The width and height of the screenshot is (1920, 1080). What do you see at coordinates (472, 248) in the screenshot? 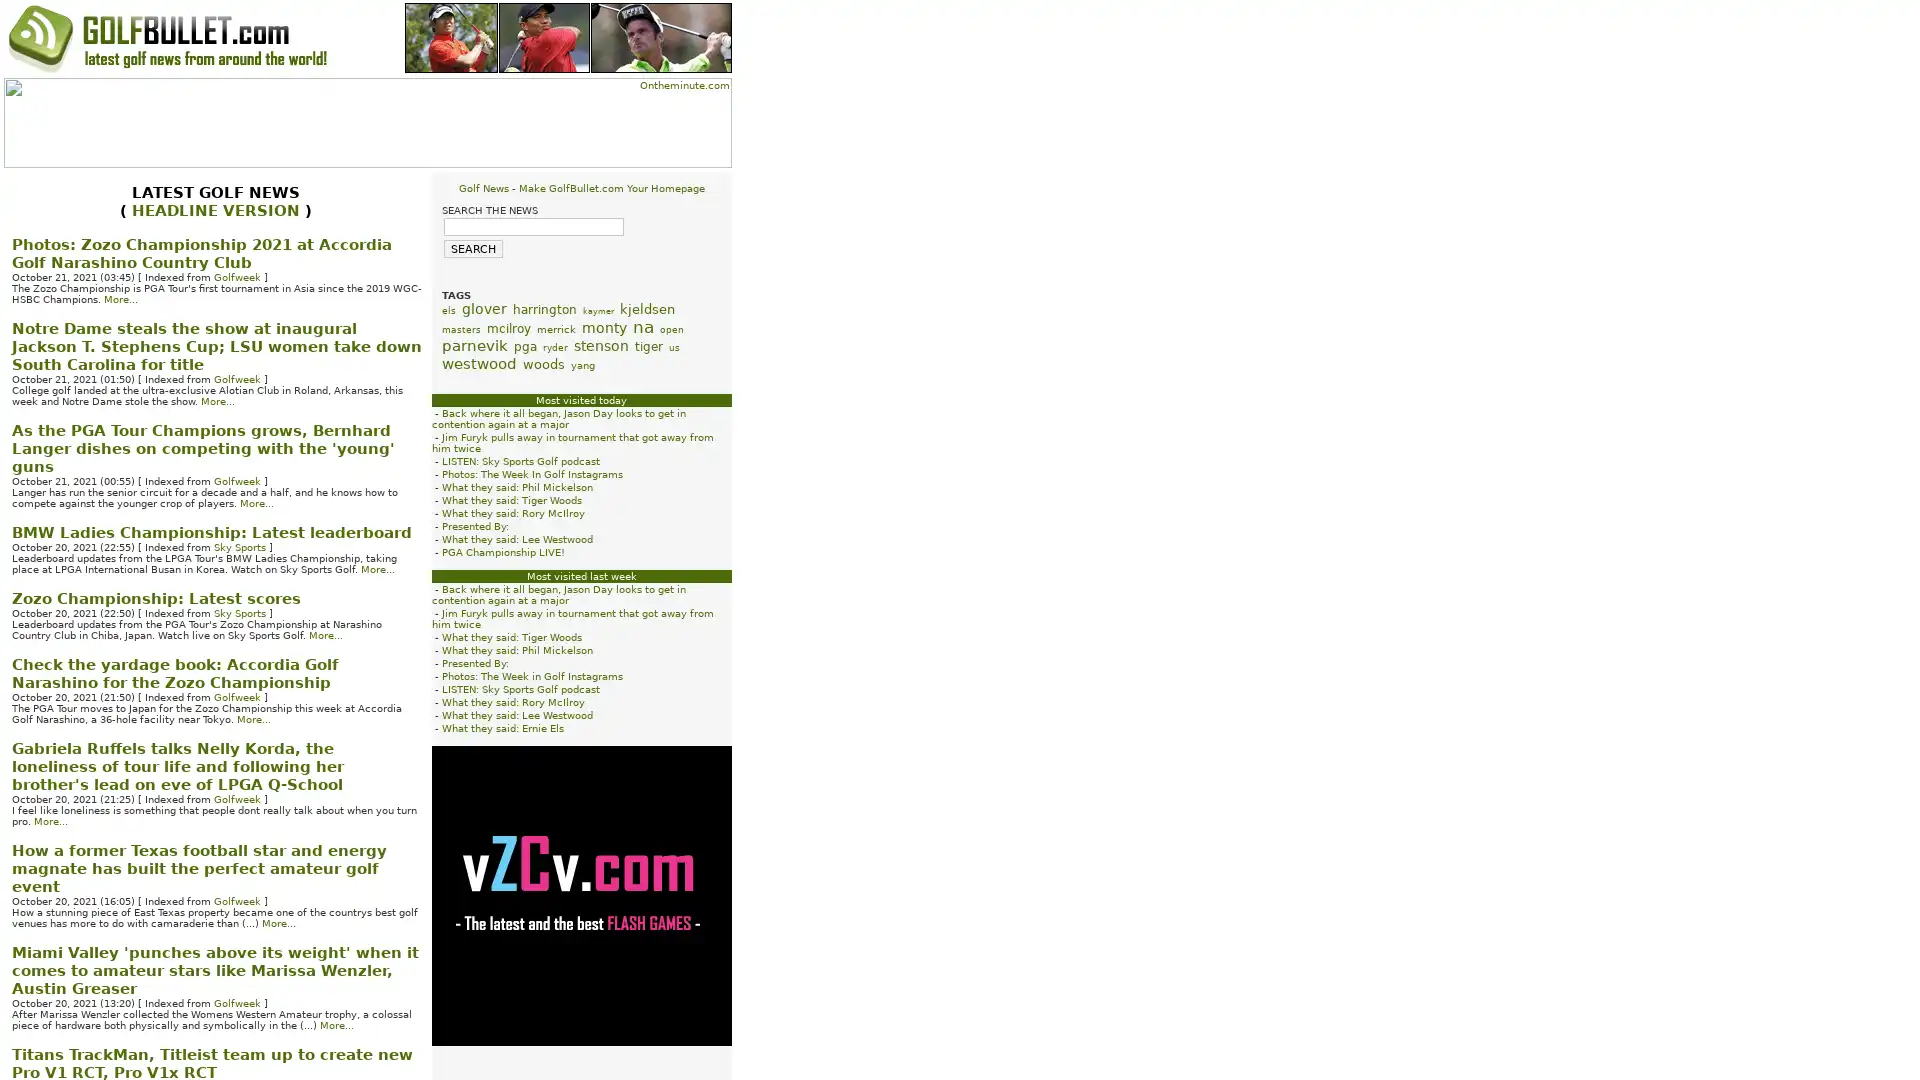
I see `SEARCH` at bounding box center [472, 248].